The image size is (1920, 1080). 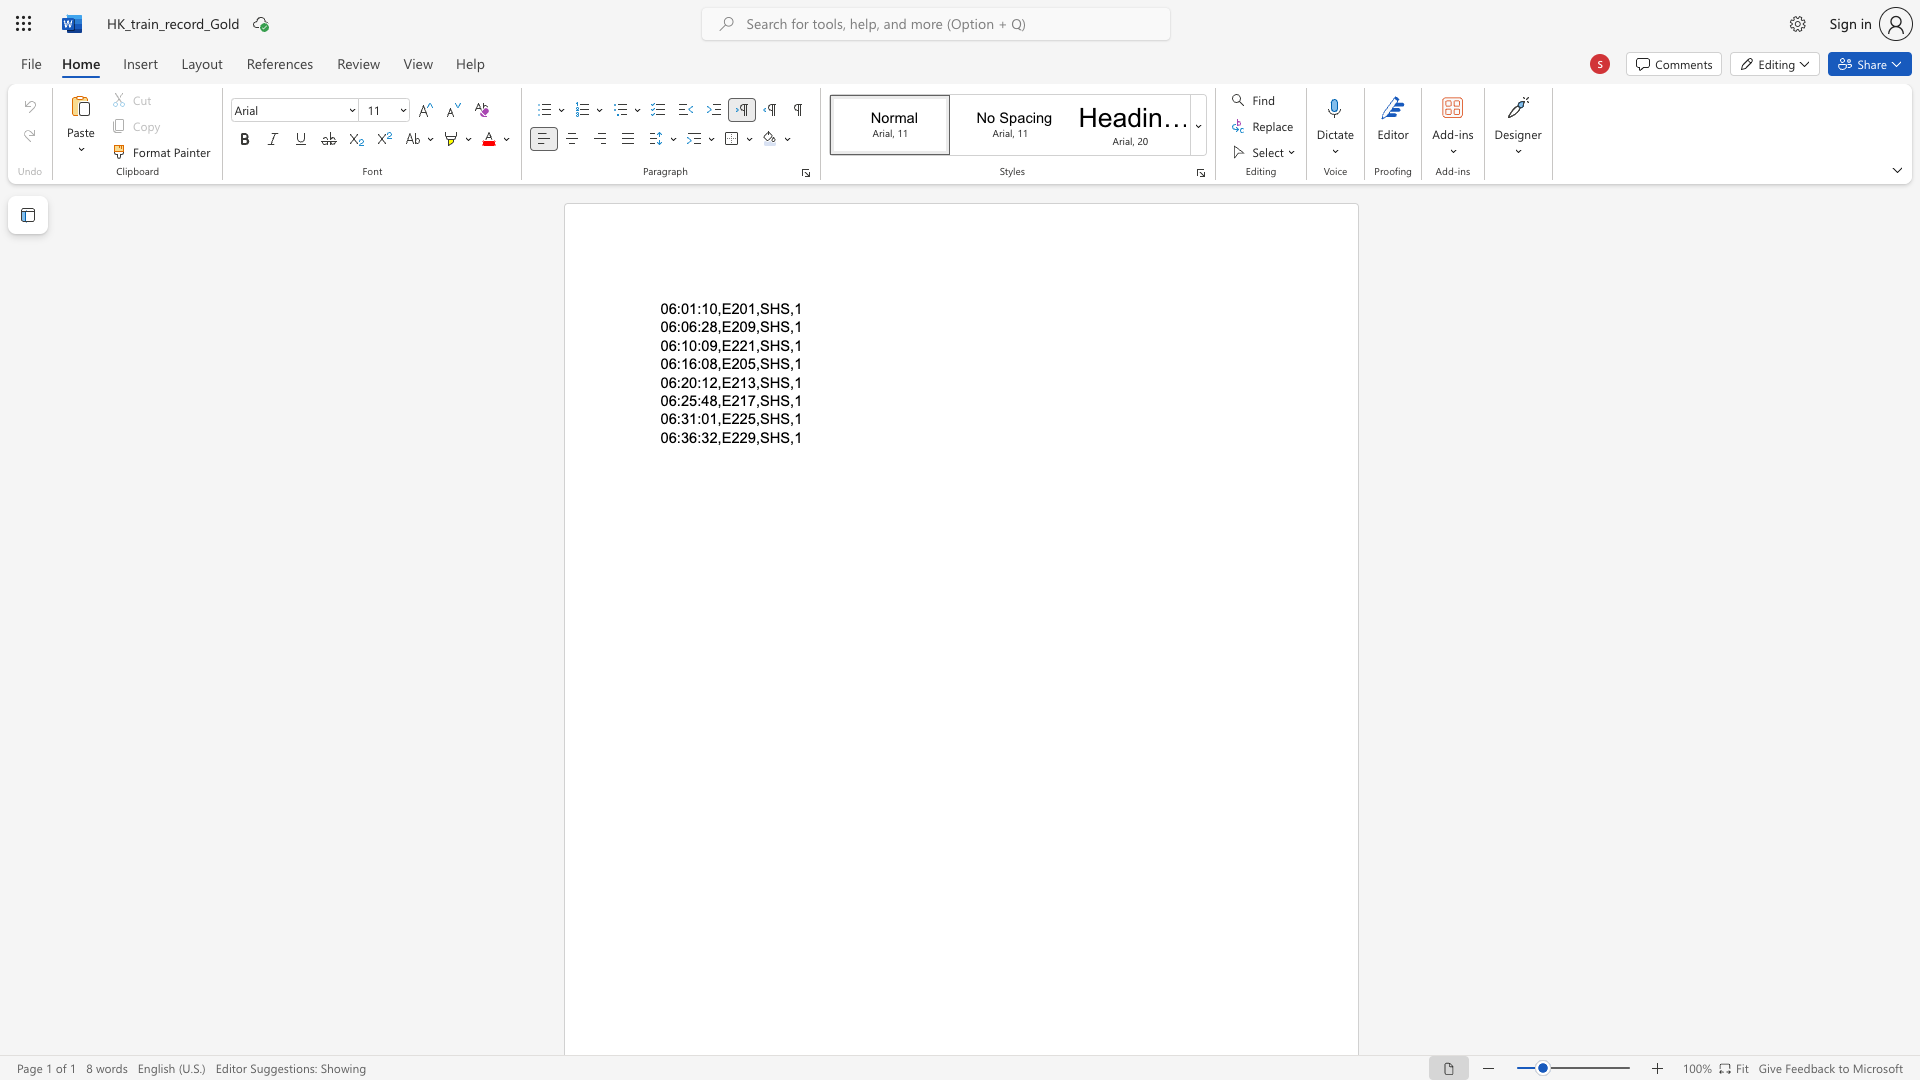 What do you see at coordinates (672, 308) in the screenshot?
I see `the 1th character "6" in the text` at bounding box center [672, 308].